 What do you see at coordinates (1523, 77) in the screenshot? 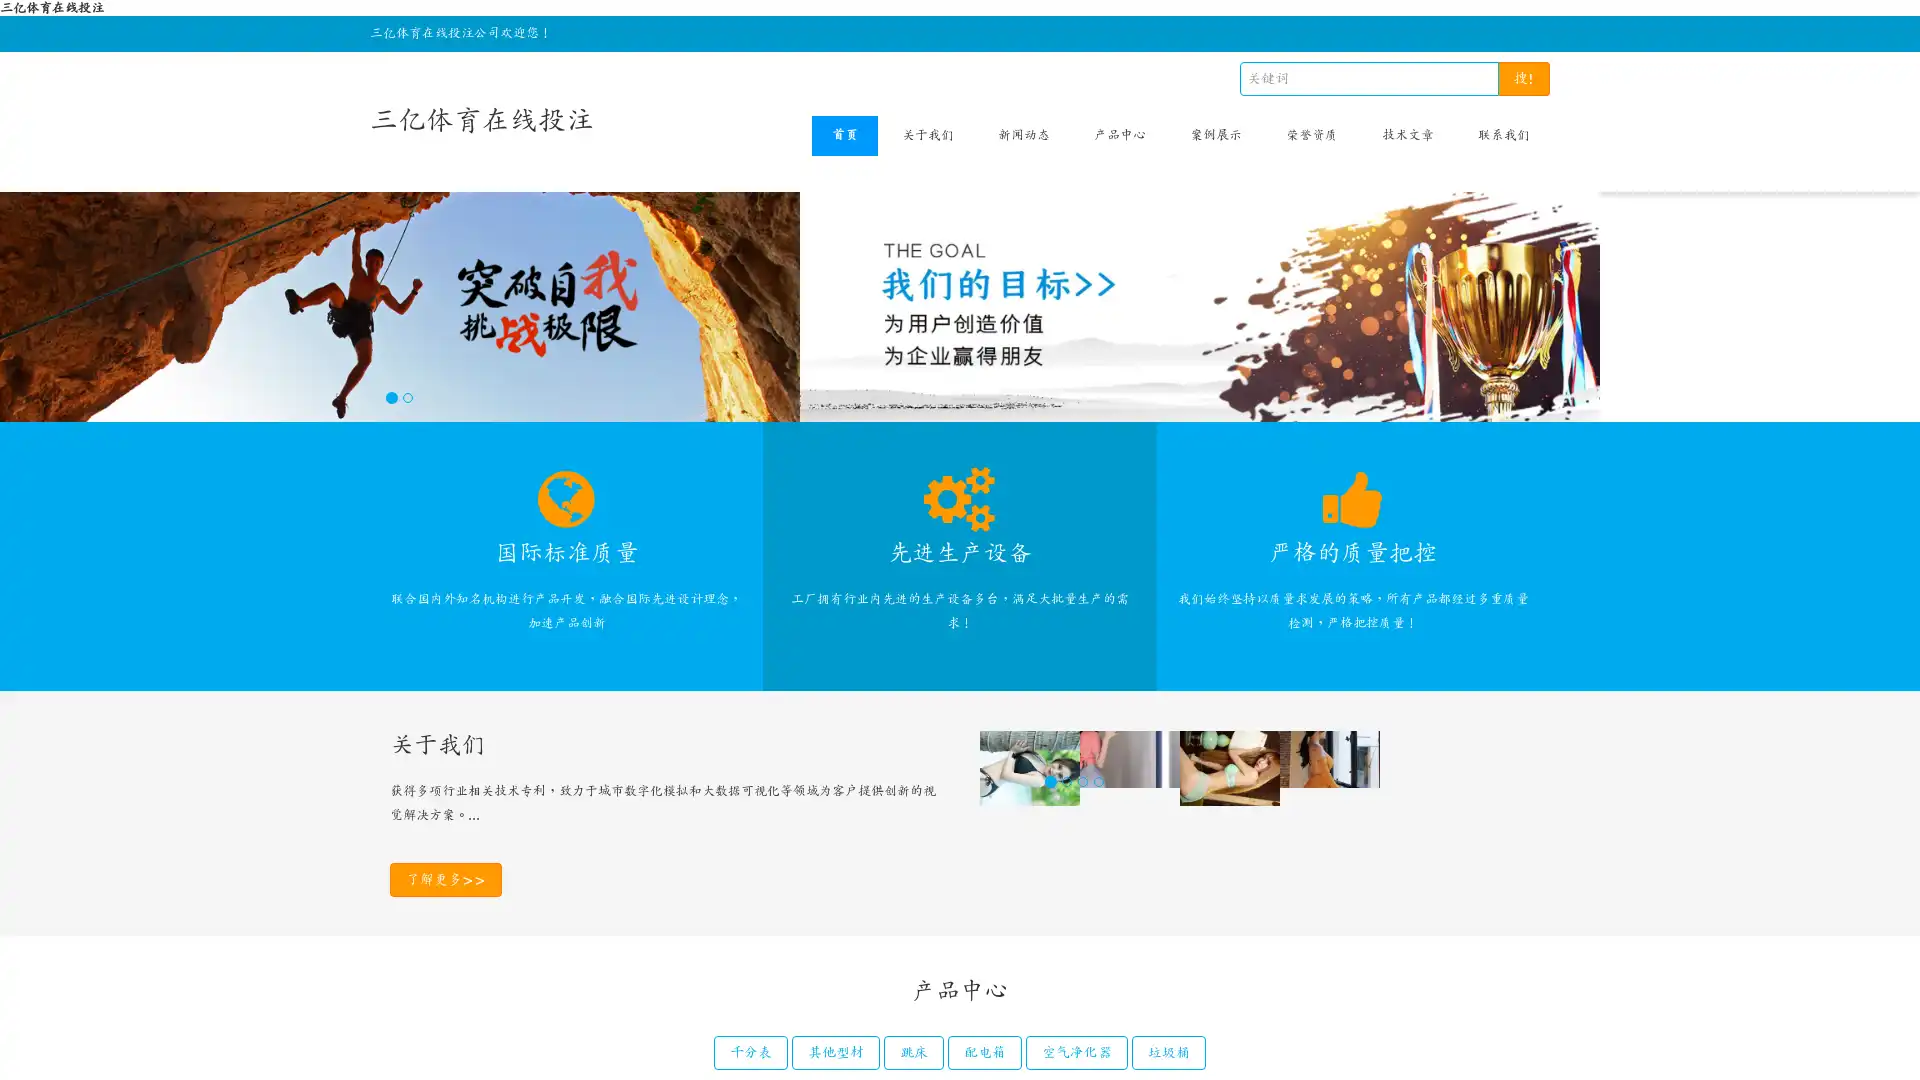
I see `!` at bounding box center [1523, 77].